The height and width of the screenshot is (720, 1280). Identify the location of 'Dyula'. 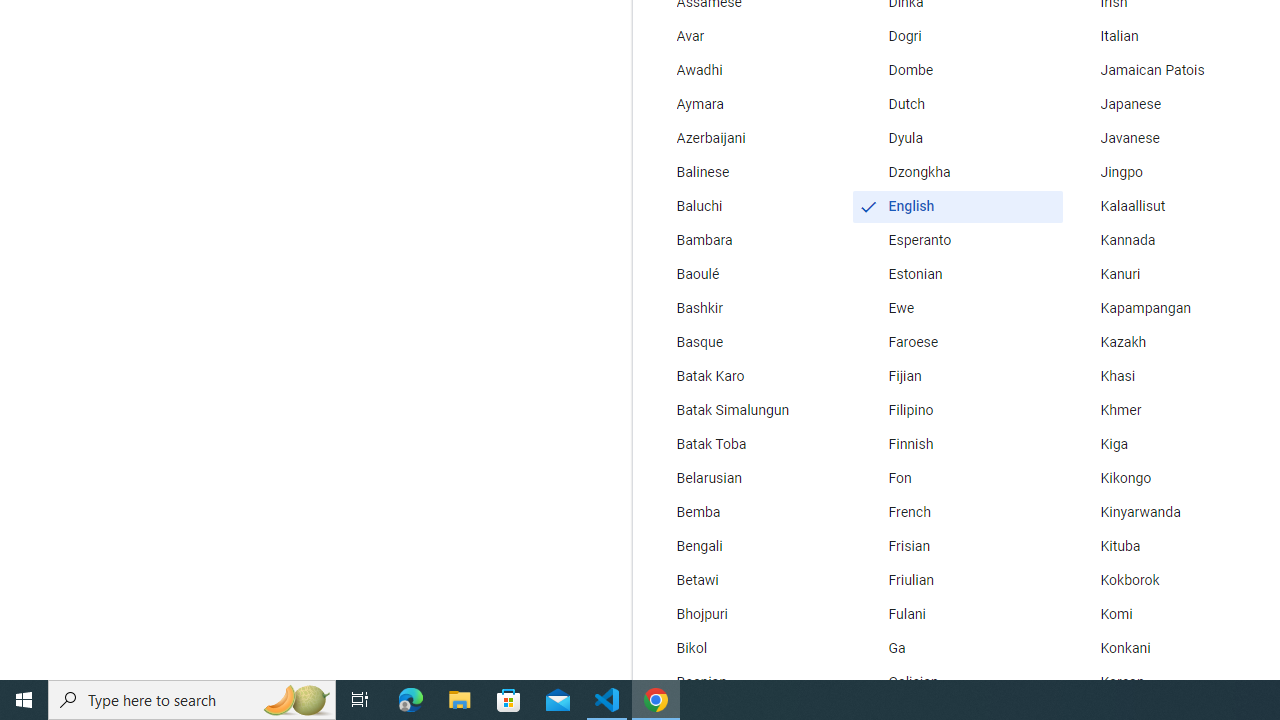
(956, 137).